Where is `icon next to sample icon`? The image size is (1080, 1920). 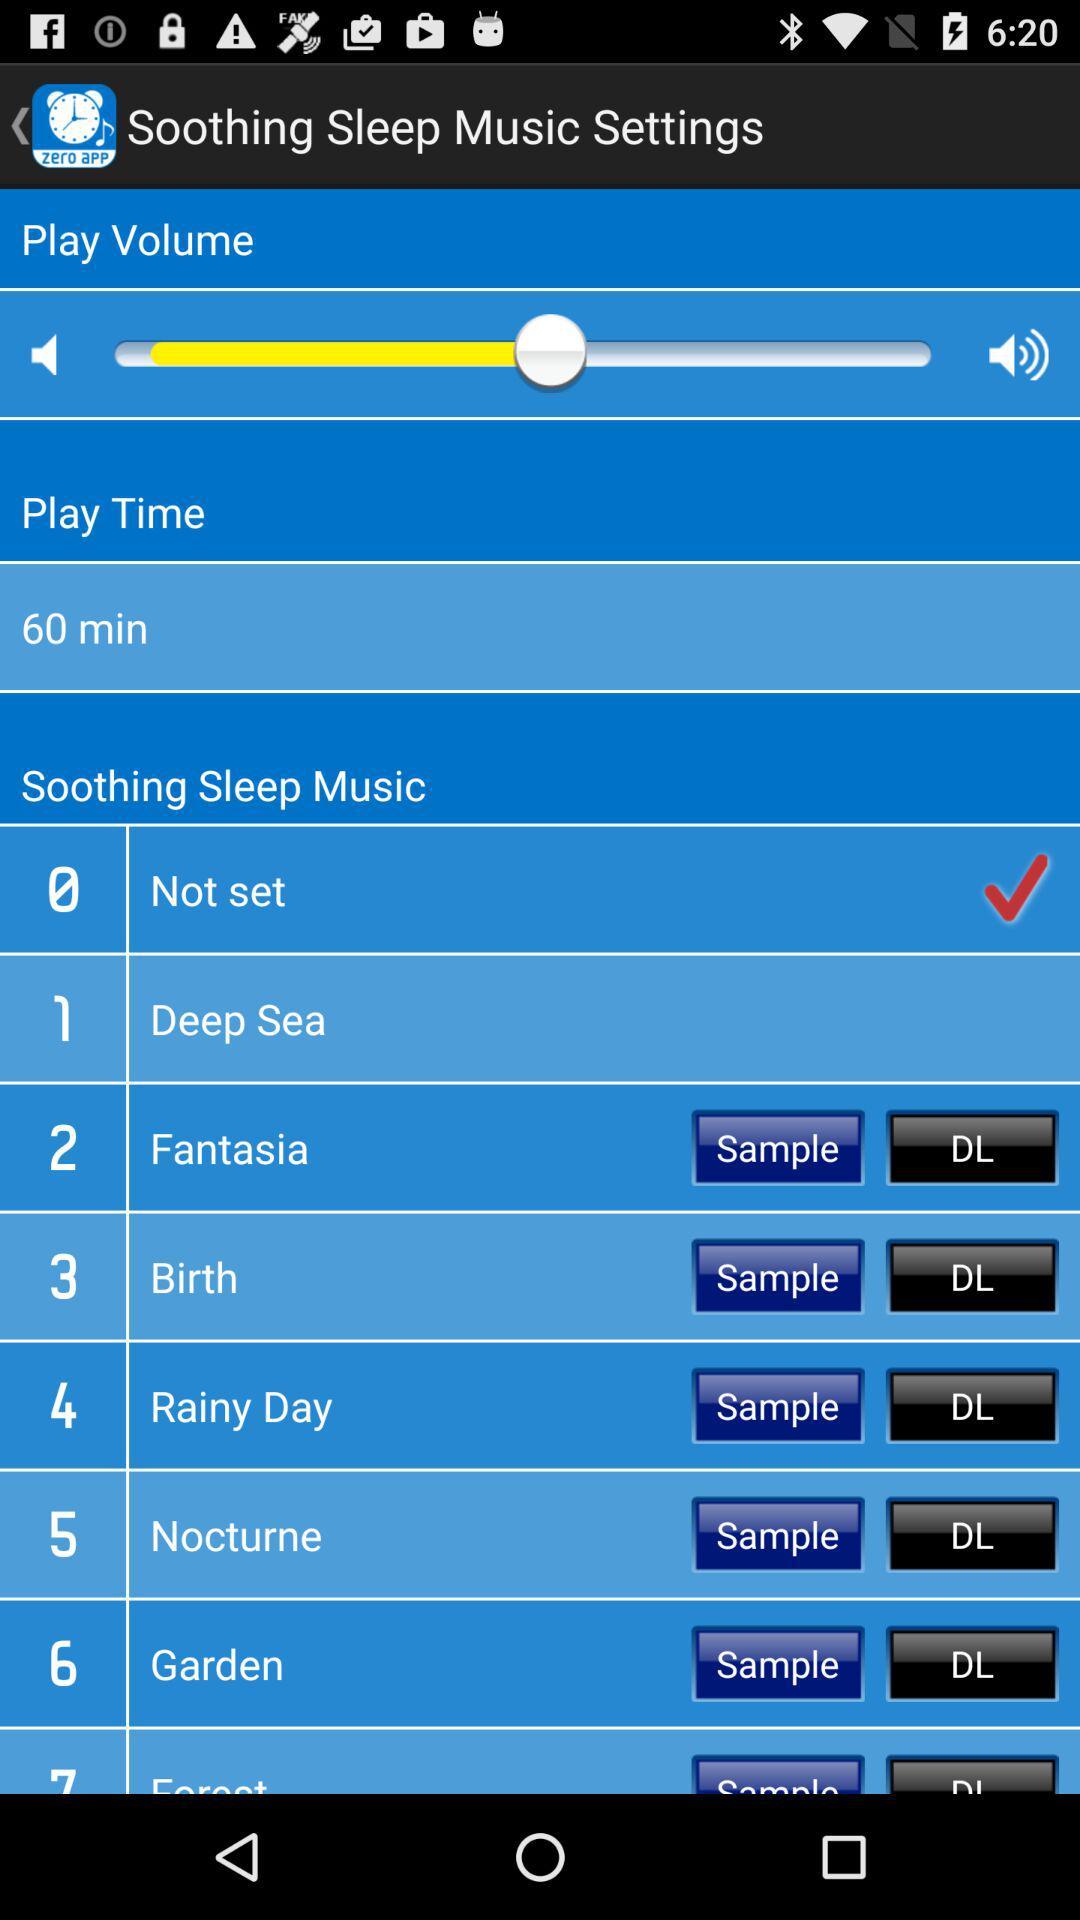 icon next to sample icon is located at coordinates (409, 1663).